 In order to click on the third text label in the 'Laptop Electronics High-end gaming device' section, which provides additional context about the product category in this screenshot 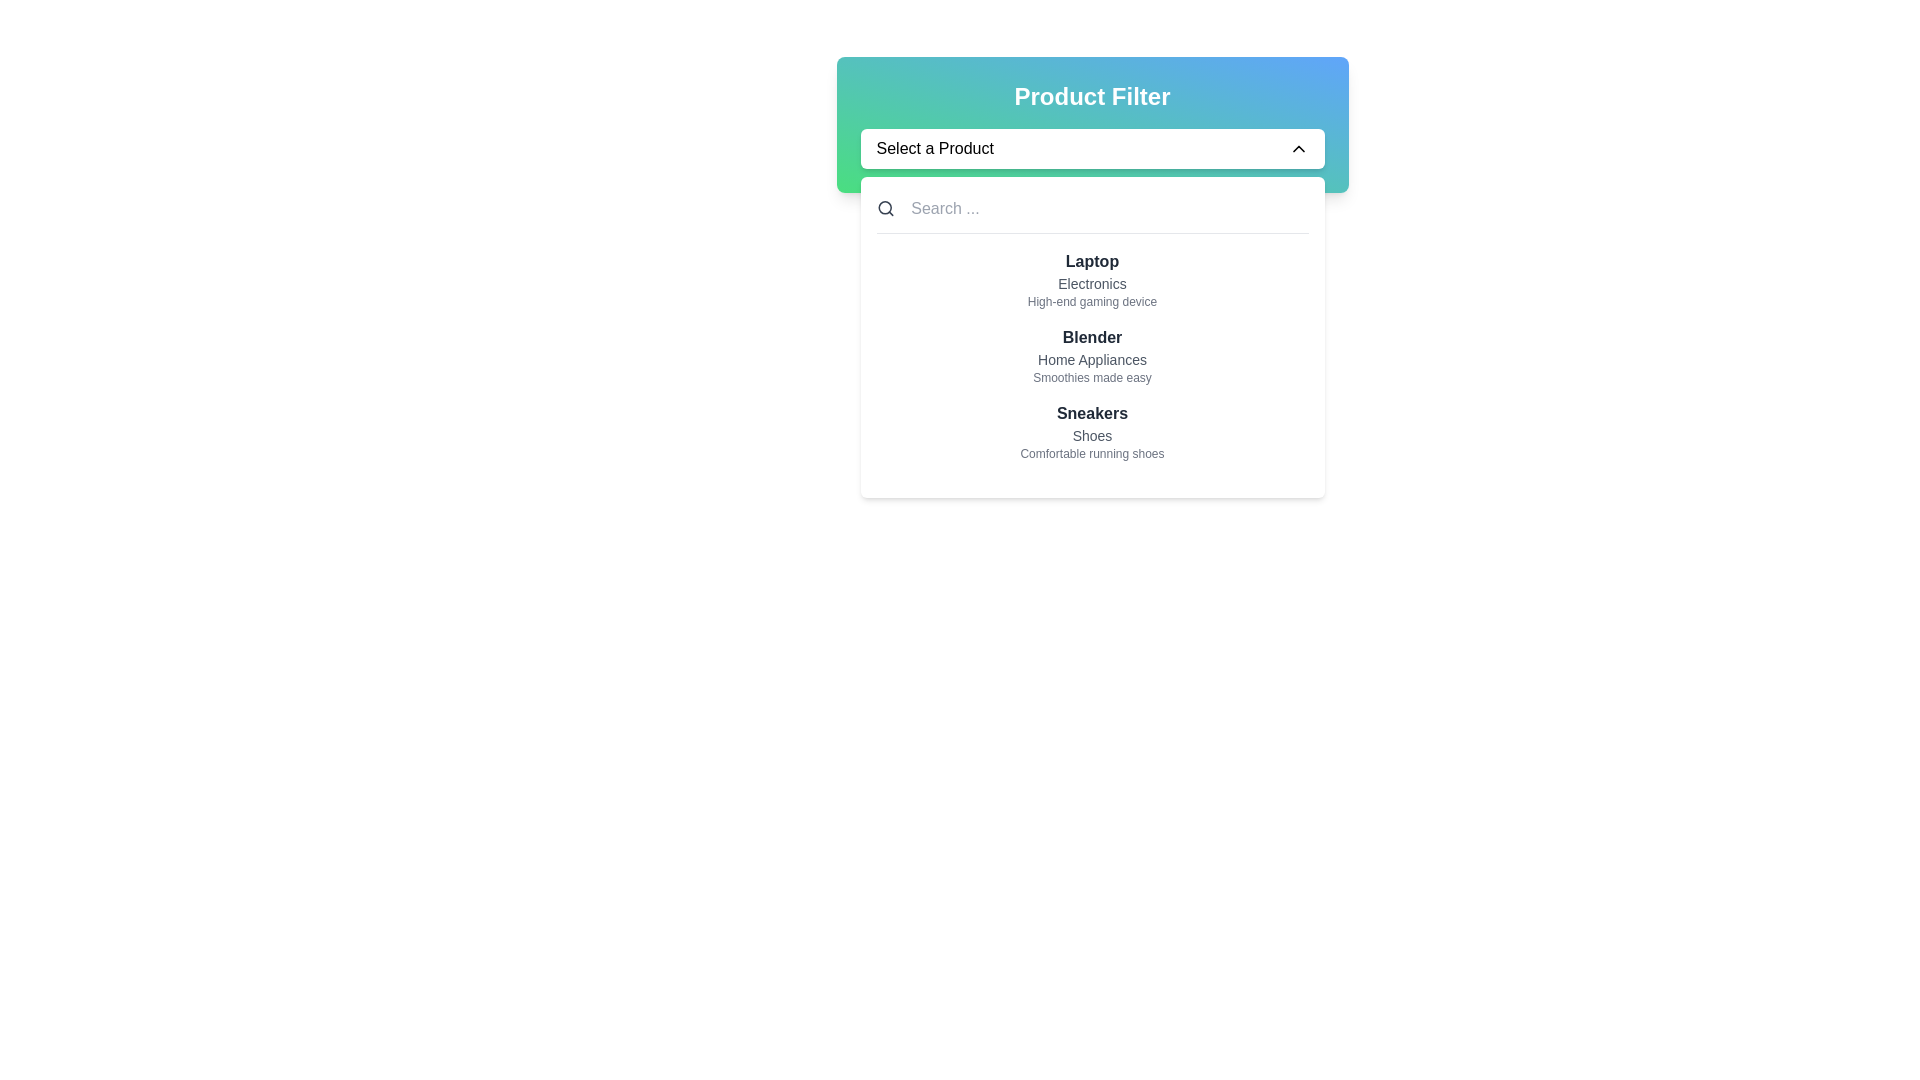, I will do `click(1091, 301)`.